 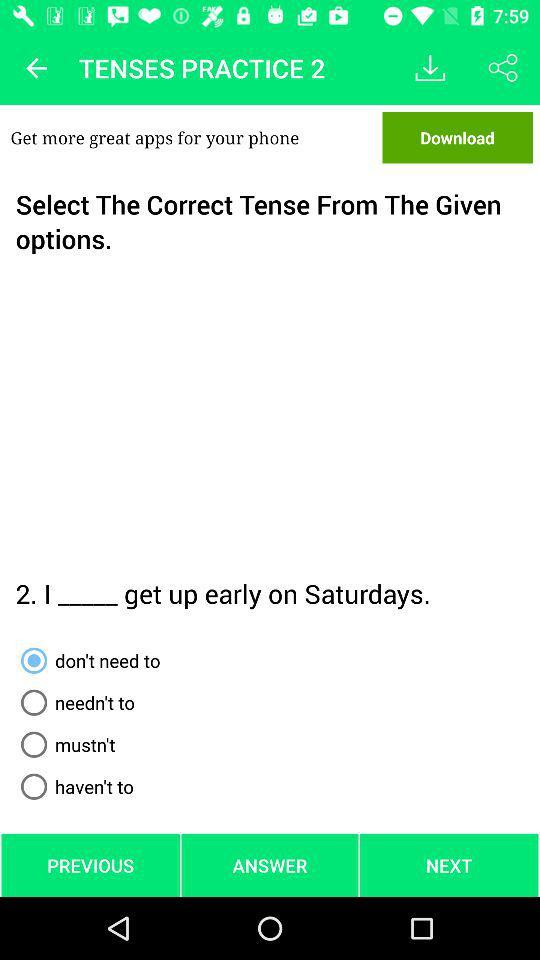 What do you see at coordinates (36, 68) in the screenshot?
I see `go back` at bounding box center [36, 68].